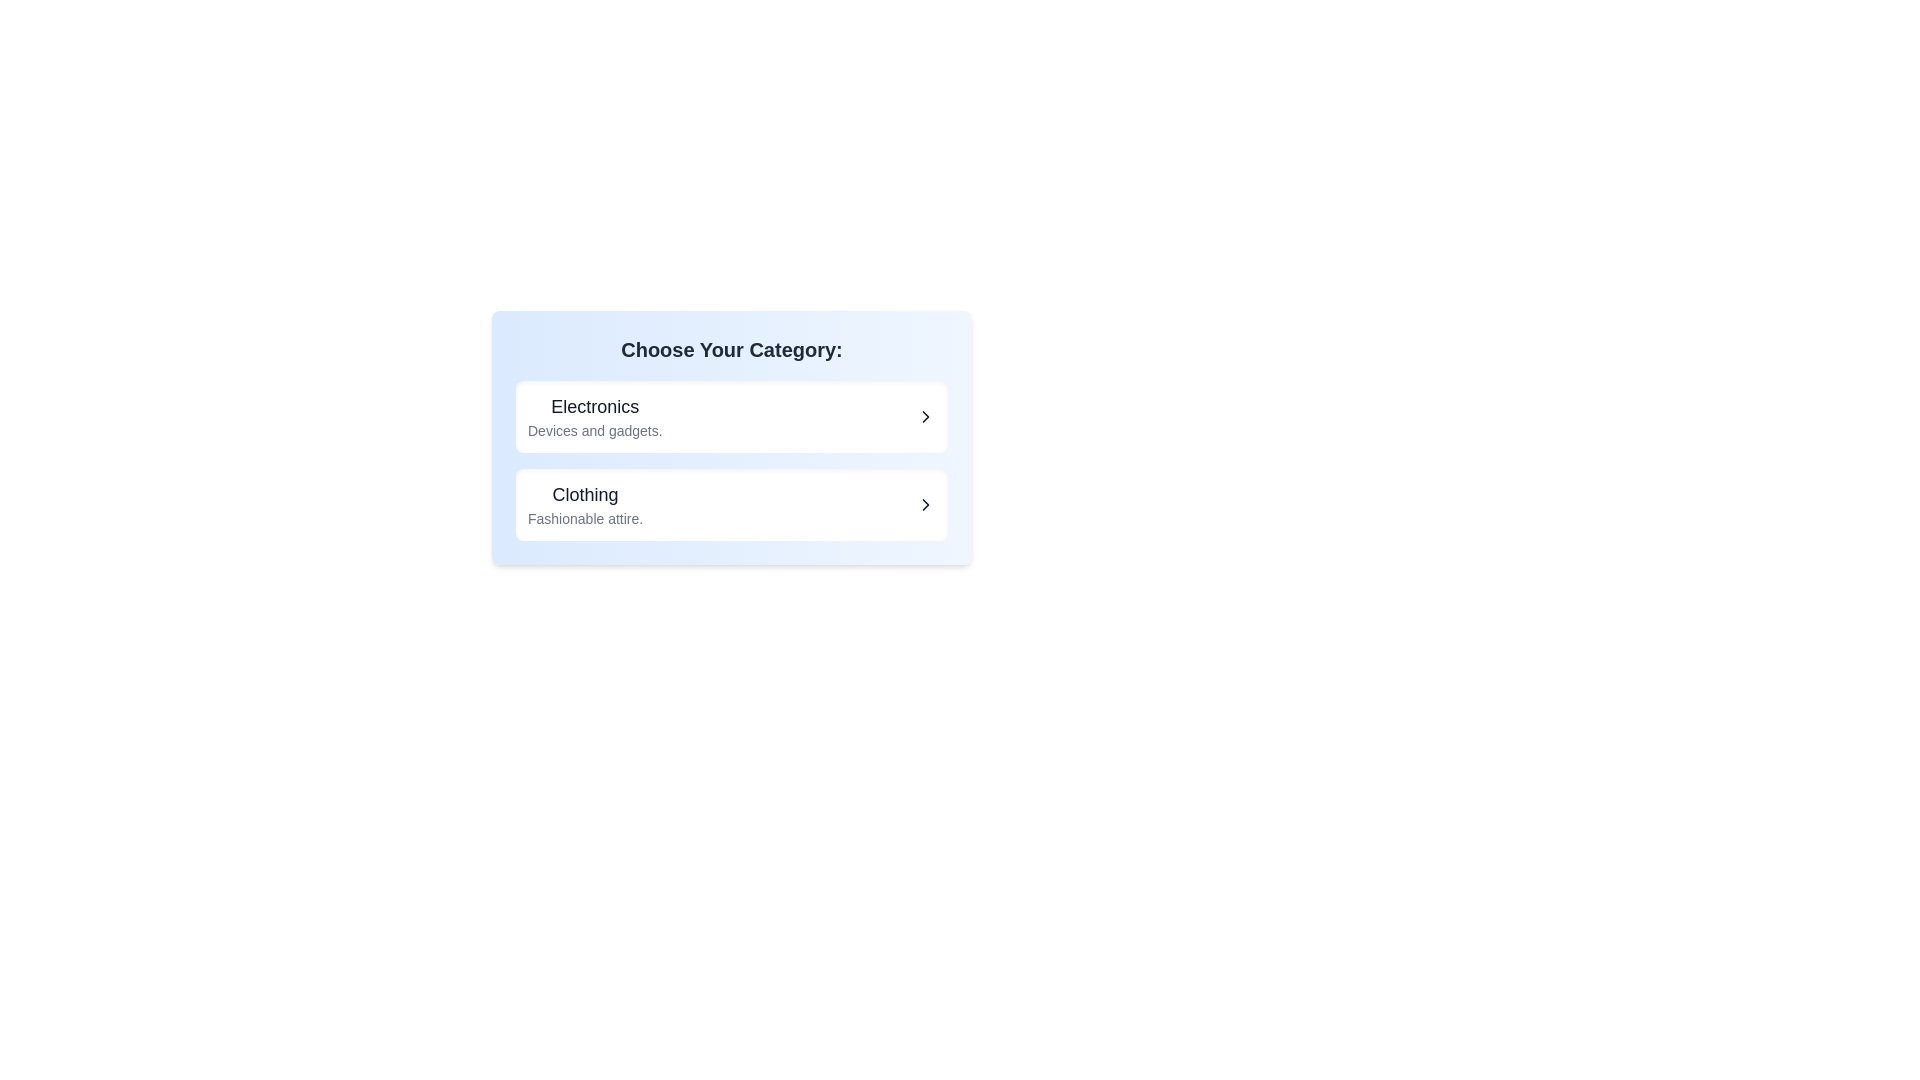 This screenshot has width=1920, height=1080. Describe the element at coordinates (730, 504) in the screenshot. I see `the 'Clothing' selectable list item, which is the second entry` at that location.